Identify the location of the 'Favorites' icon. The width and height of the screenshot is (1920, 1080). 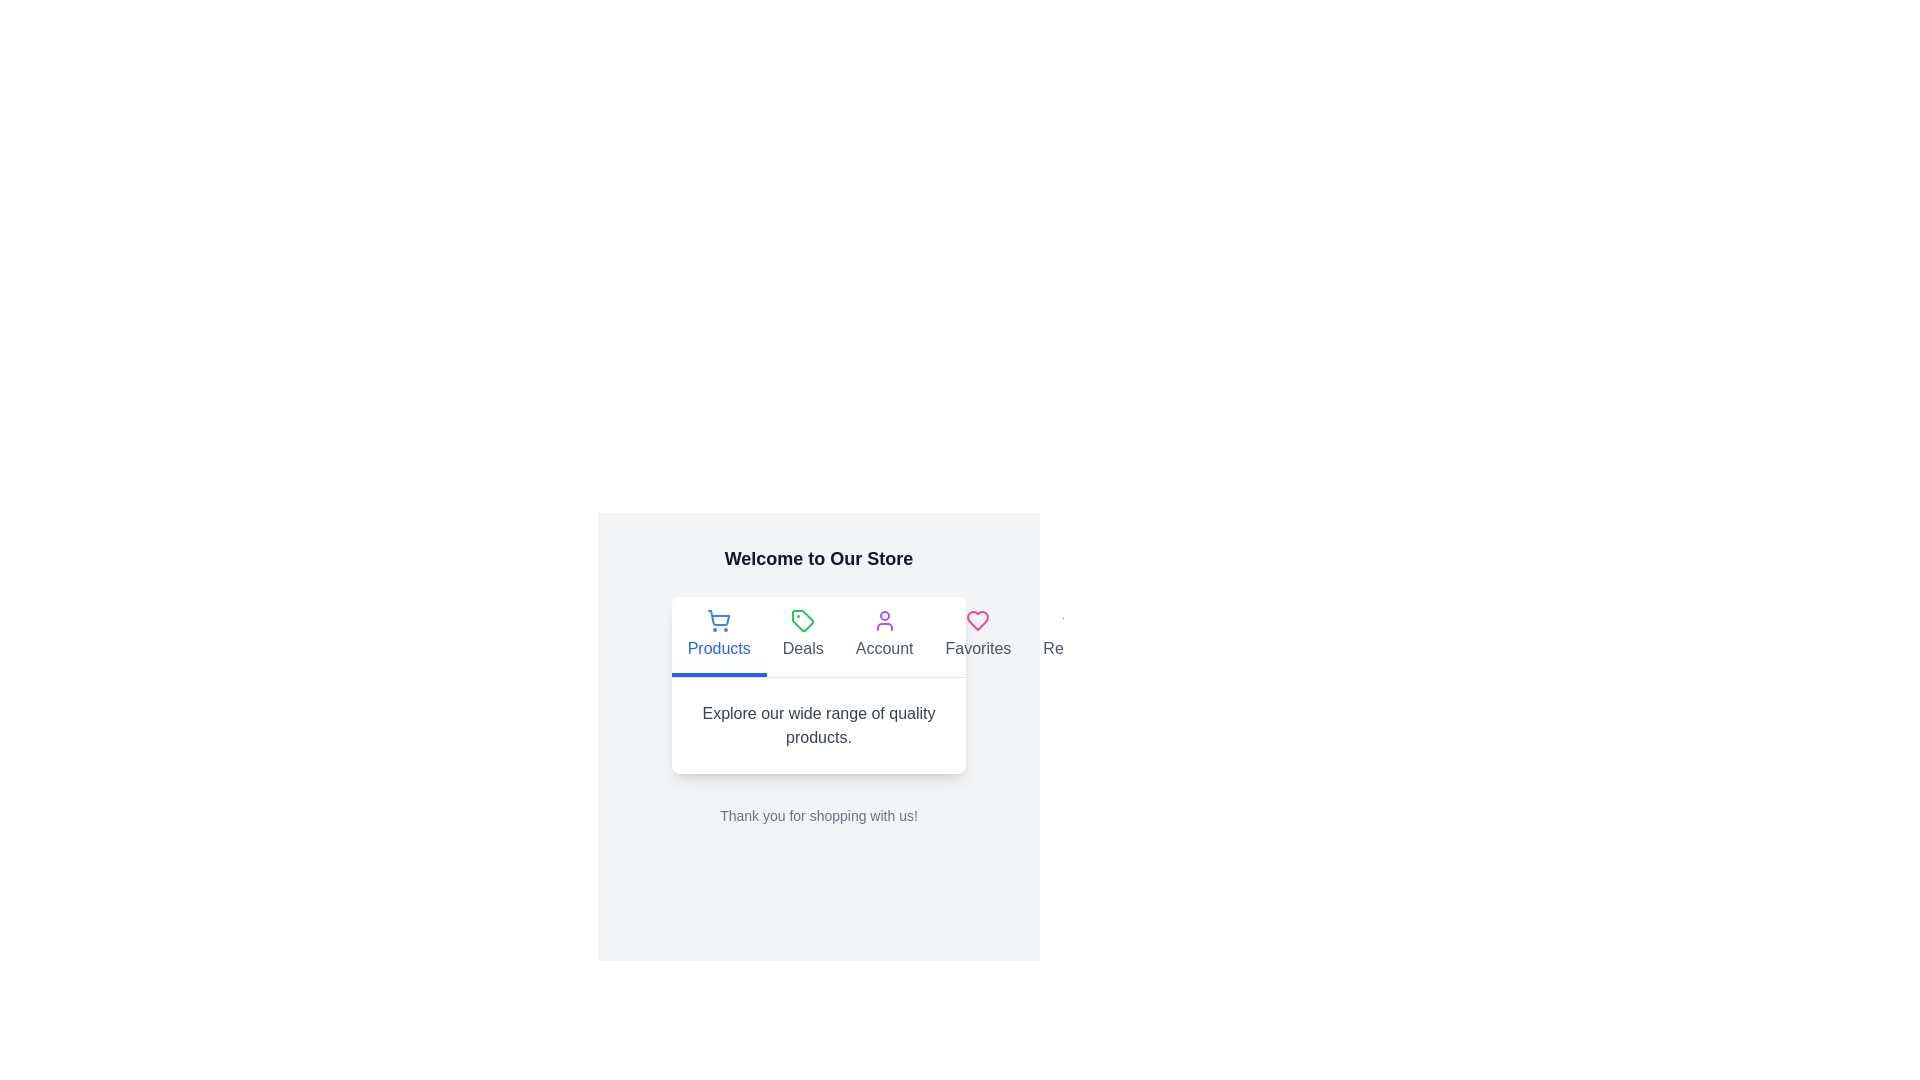
(978, 620).